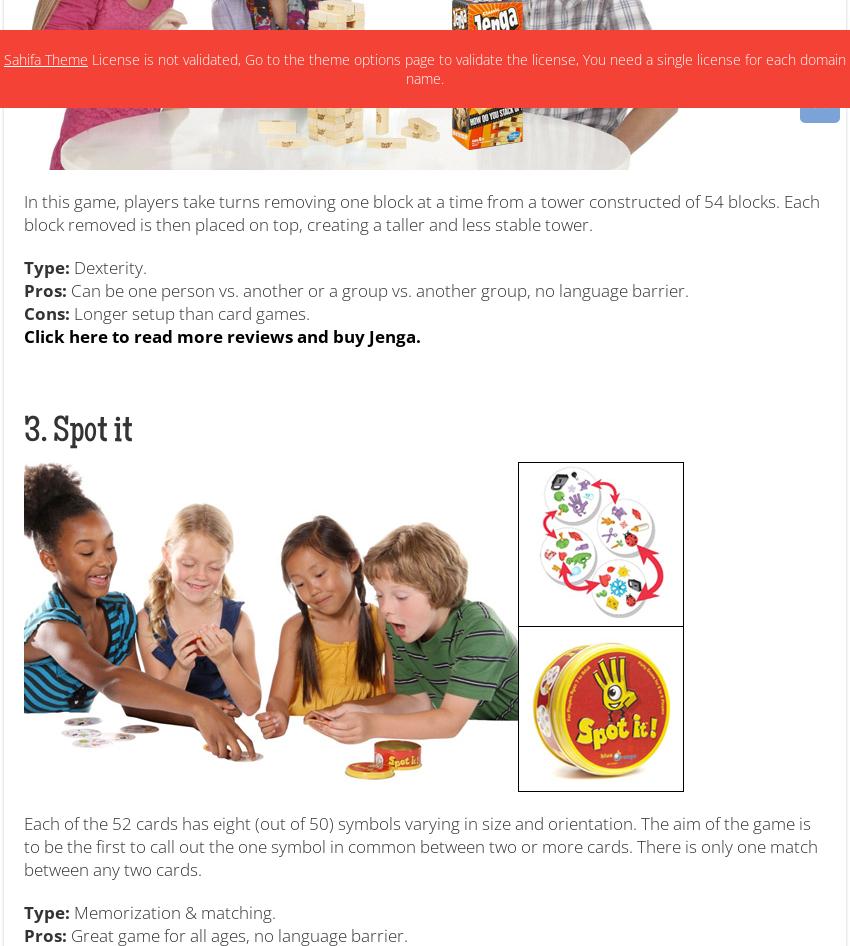 Image resolution: width=850 pixels, height=946 pixels. What do you see at coordinates (78, 431) in the screenshot?
I see `'3. Spot it'` at bounding box center [78, 431].